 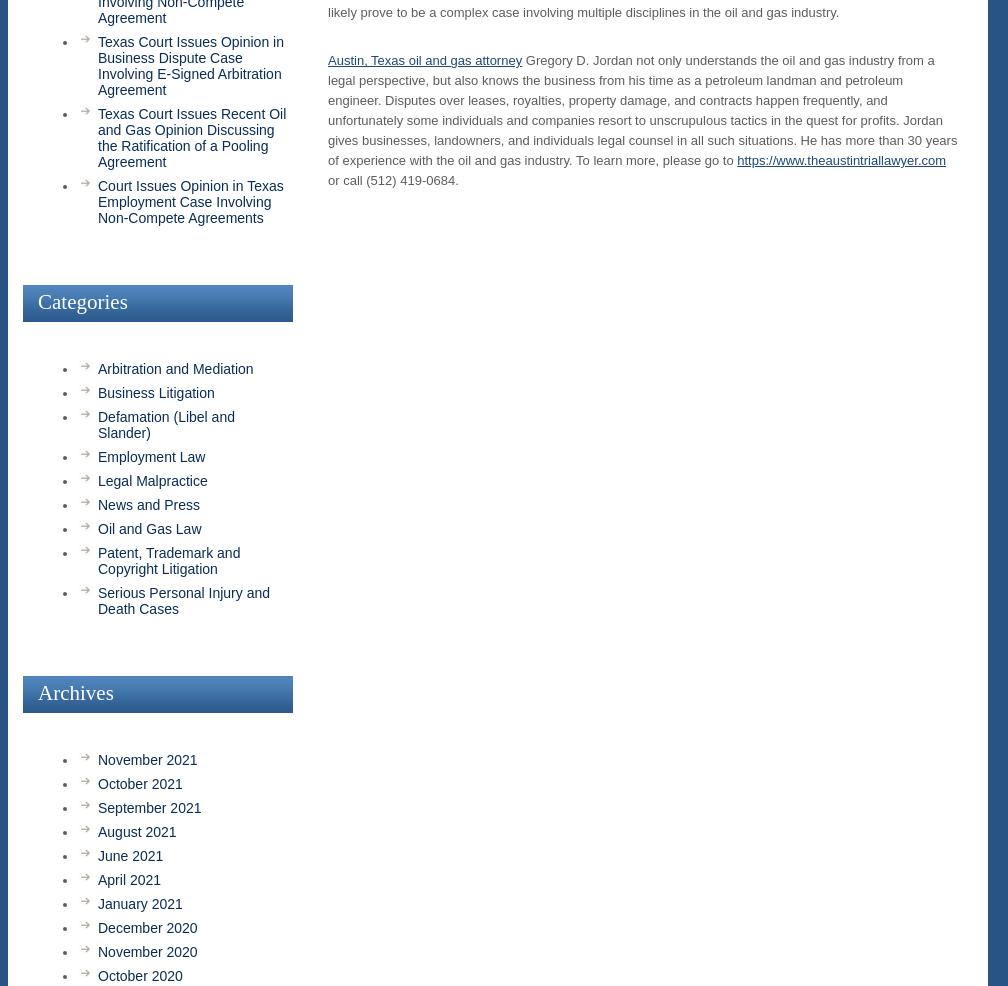 What do you see at coordinates (140, 902) in the screenshot?
I see `'January 2021'` at bounding box center [140, 902].